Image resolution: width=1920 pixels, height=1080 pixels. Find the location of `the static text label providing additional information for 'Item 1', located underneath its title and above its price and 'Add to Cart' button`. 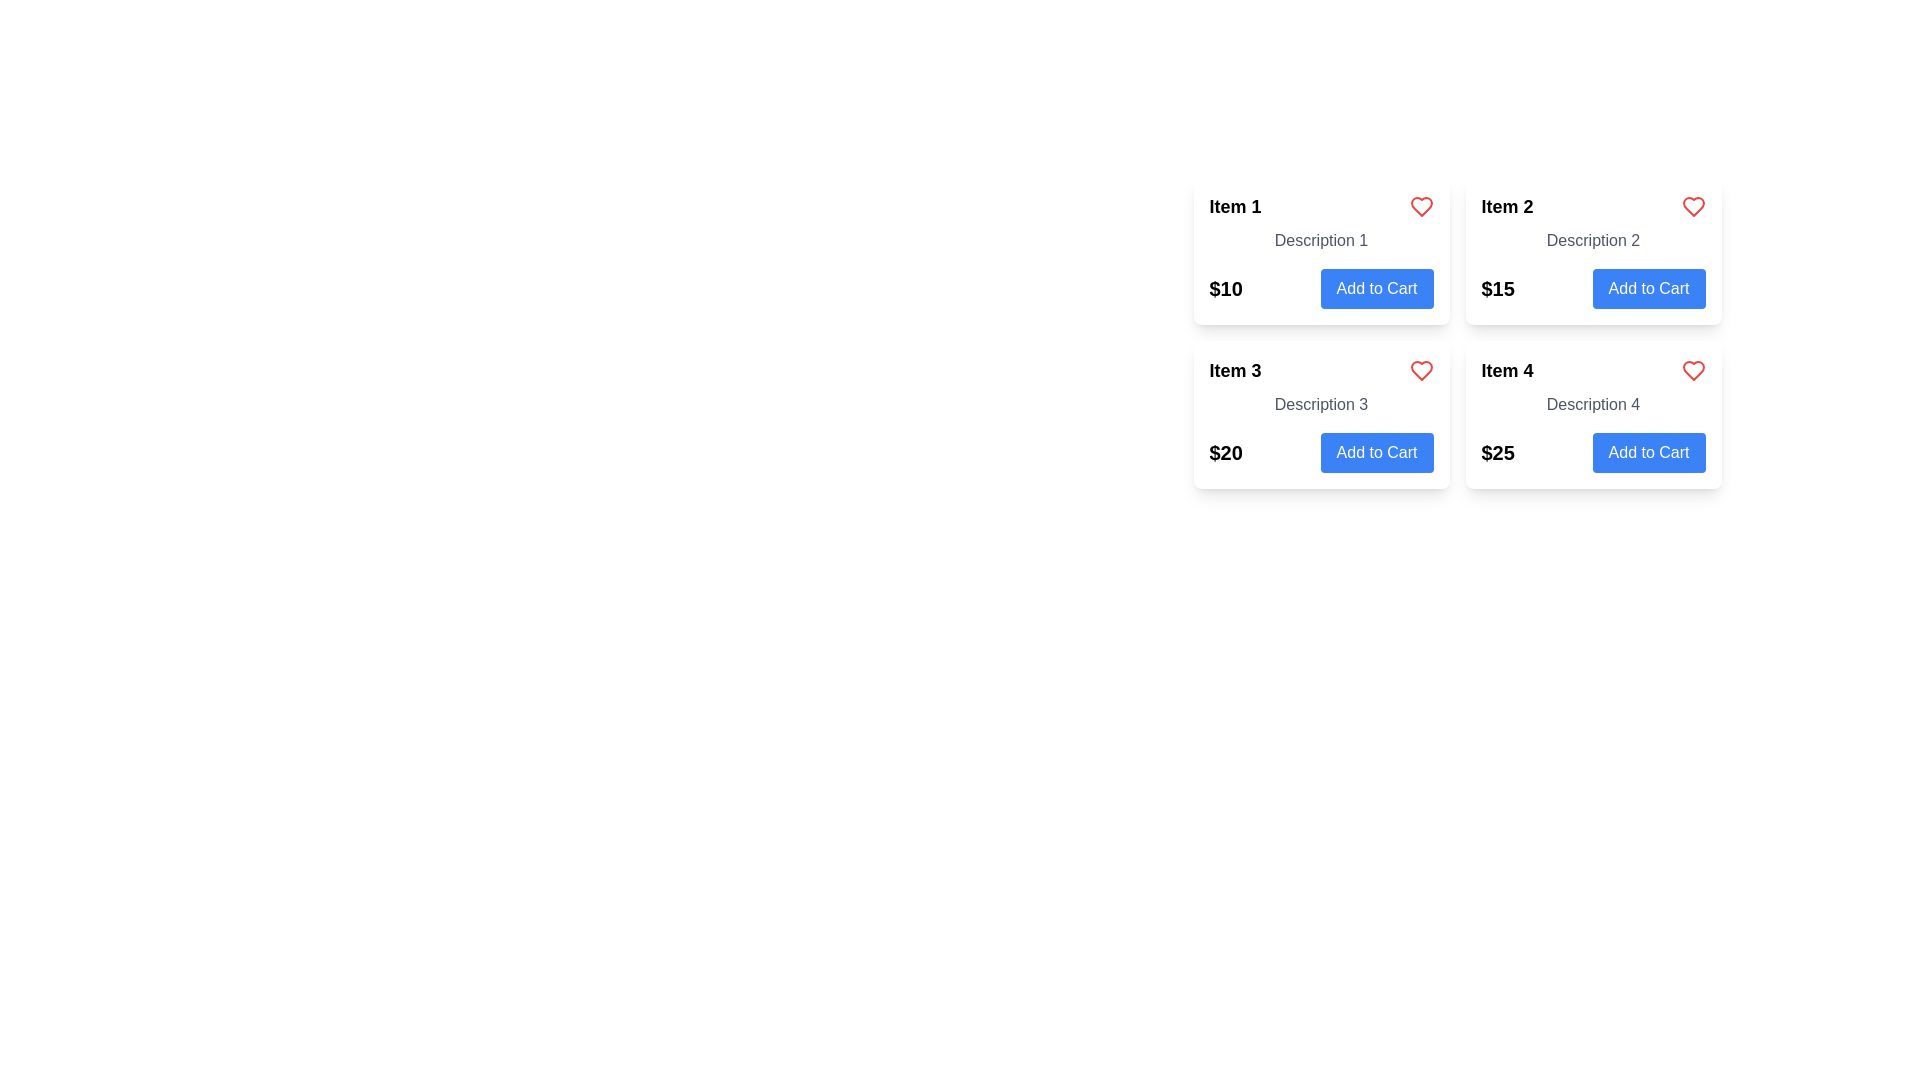

the static text label providing additional information for 'Item 1', located underneath its title and above its price and 'Add to Cart' button is located at coordinates (1321, 239).